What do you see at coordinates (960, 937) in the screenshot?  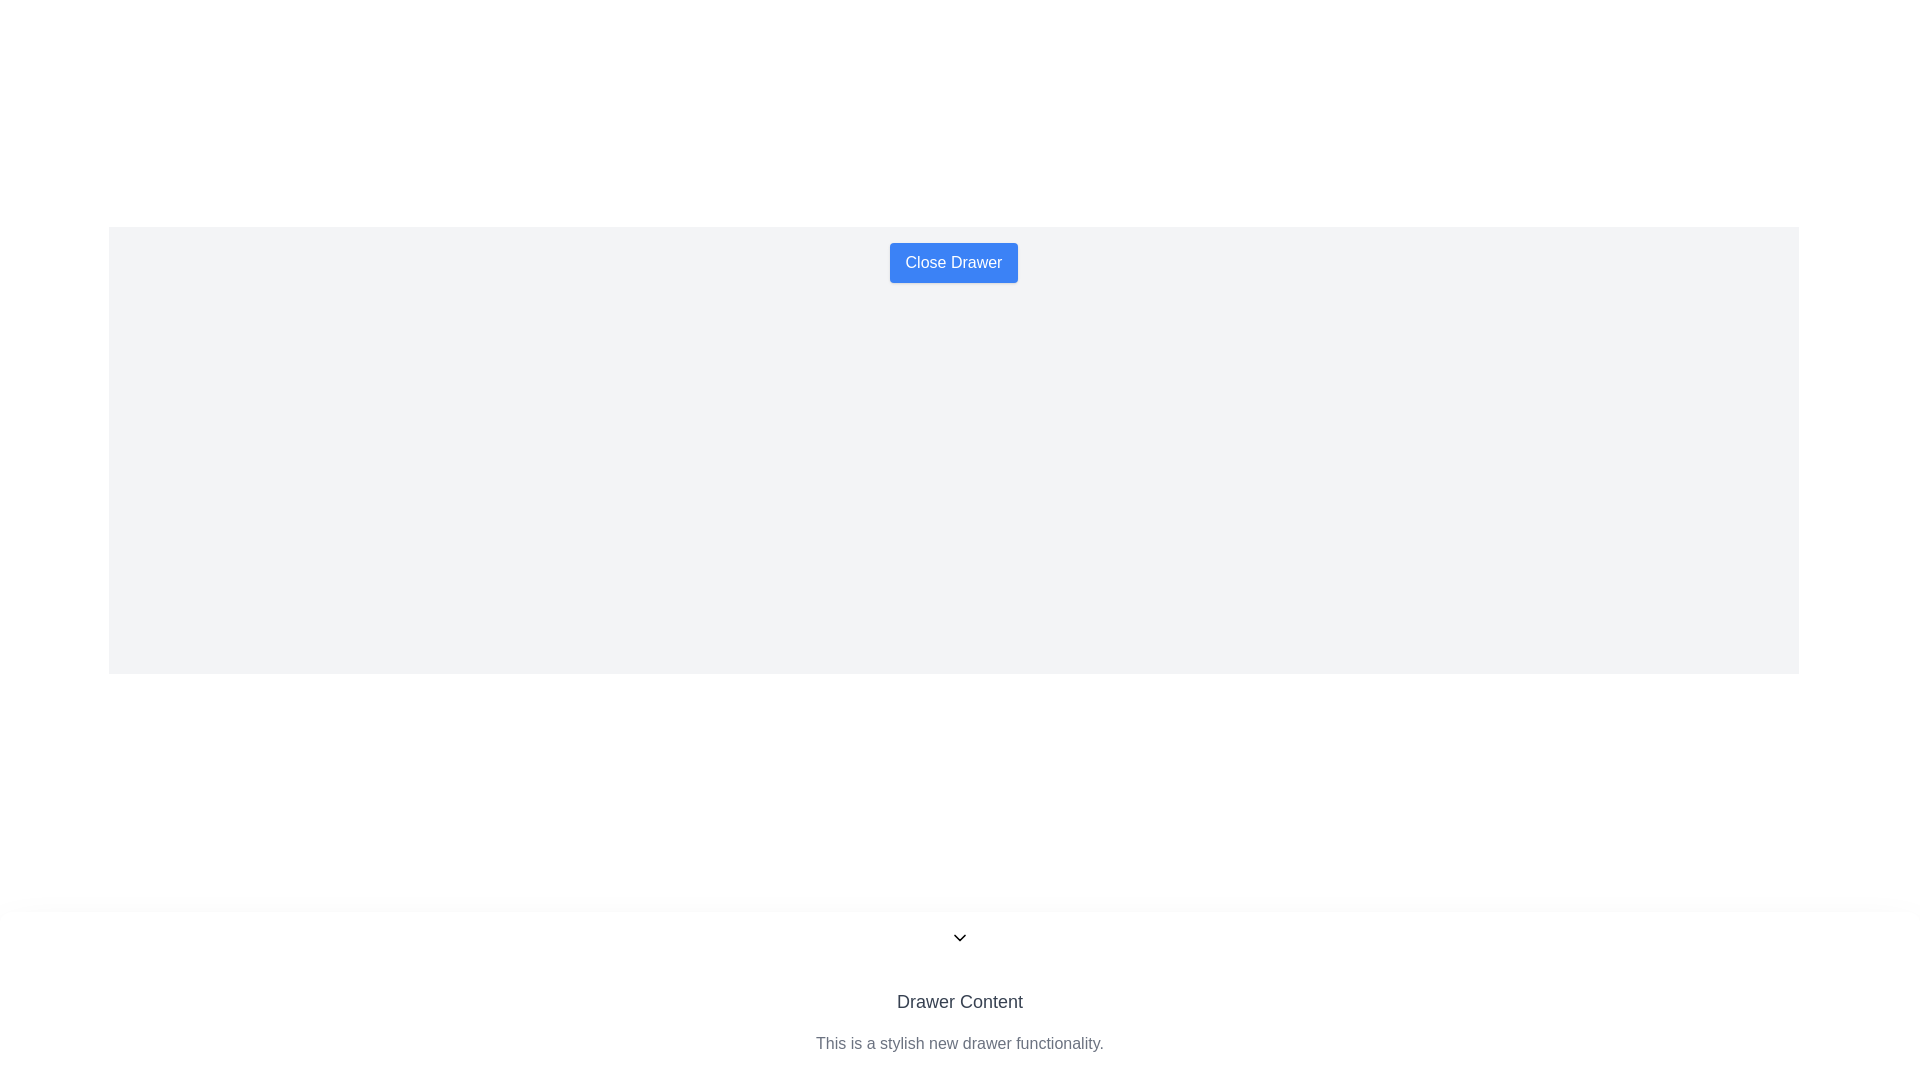 I see `the downward-pointing chevron icon, which is a black or dark gray outline on a light background, located at the bottom center of the section above the 'Drawer Content'` at bounding box center [960, 937].